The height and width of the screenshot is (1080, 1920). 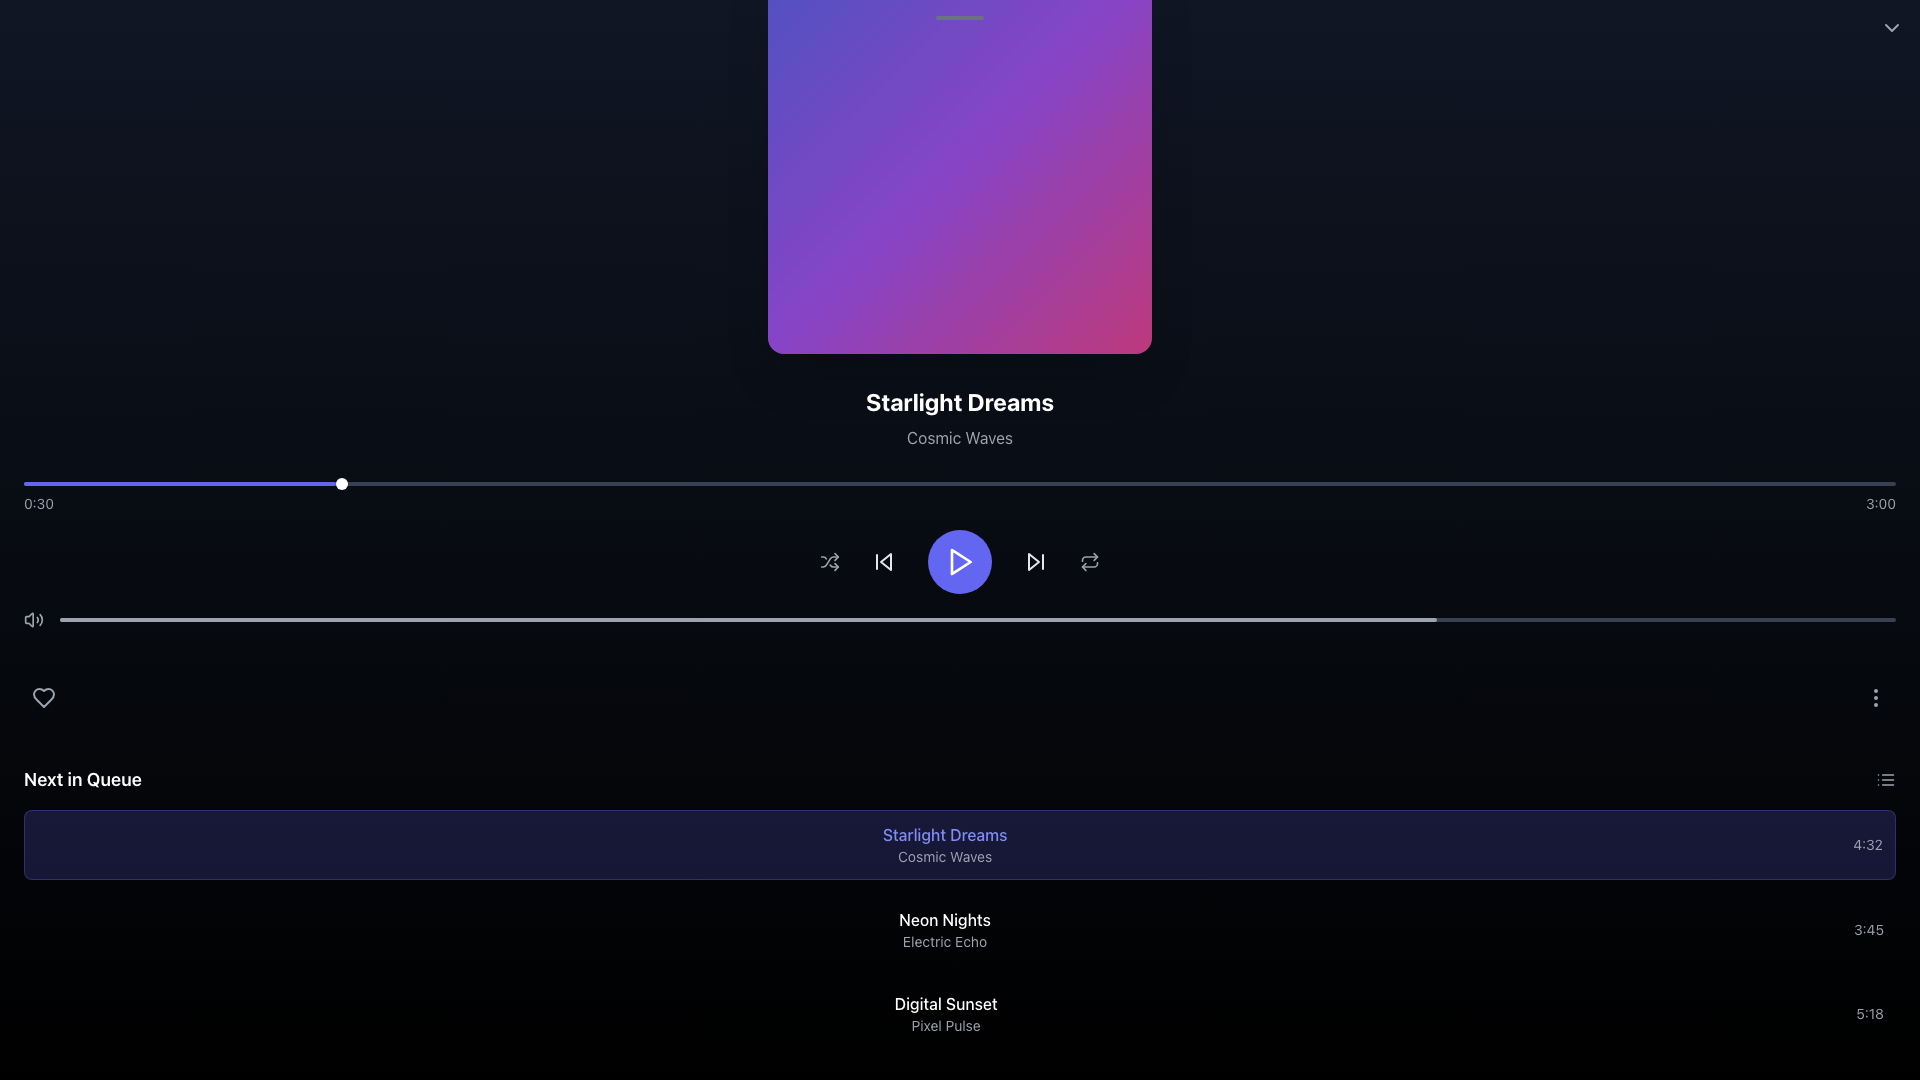 What do you see at coordinates (1036, 562) in the screenshot?
I see `the triangular arrow button styled in light gray that skips forward in the control bar, located between the play button and repeat control icon` at bounding box center [1036, 562].